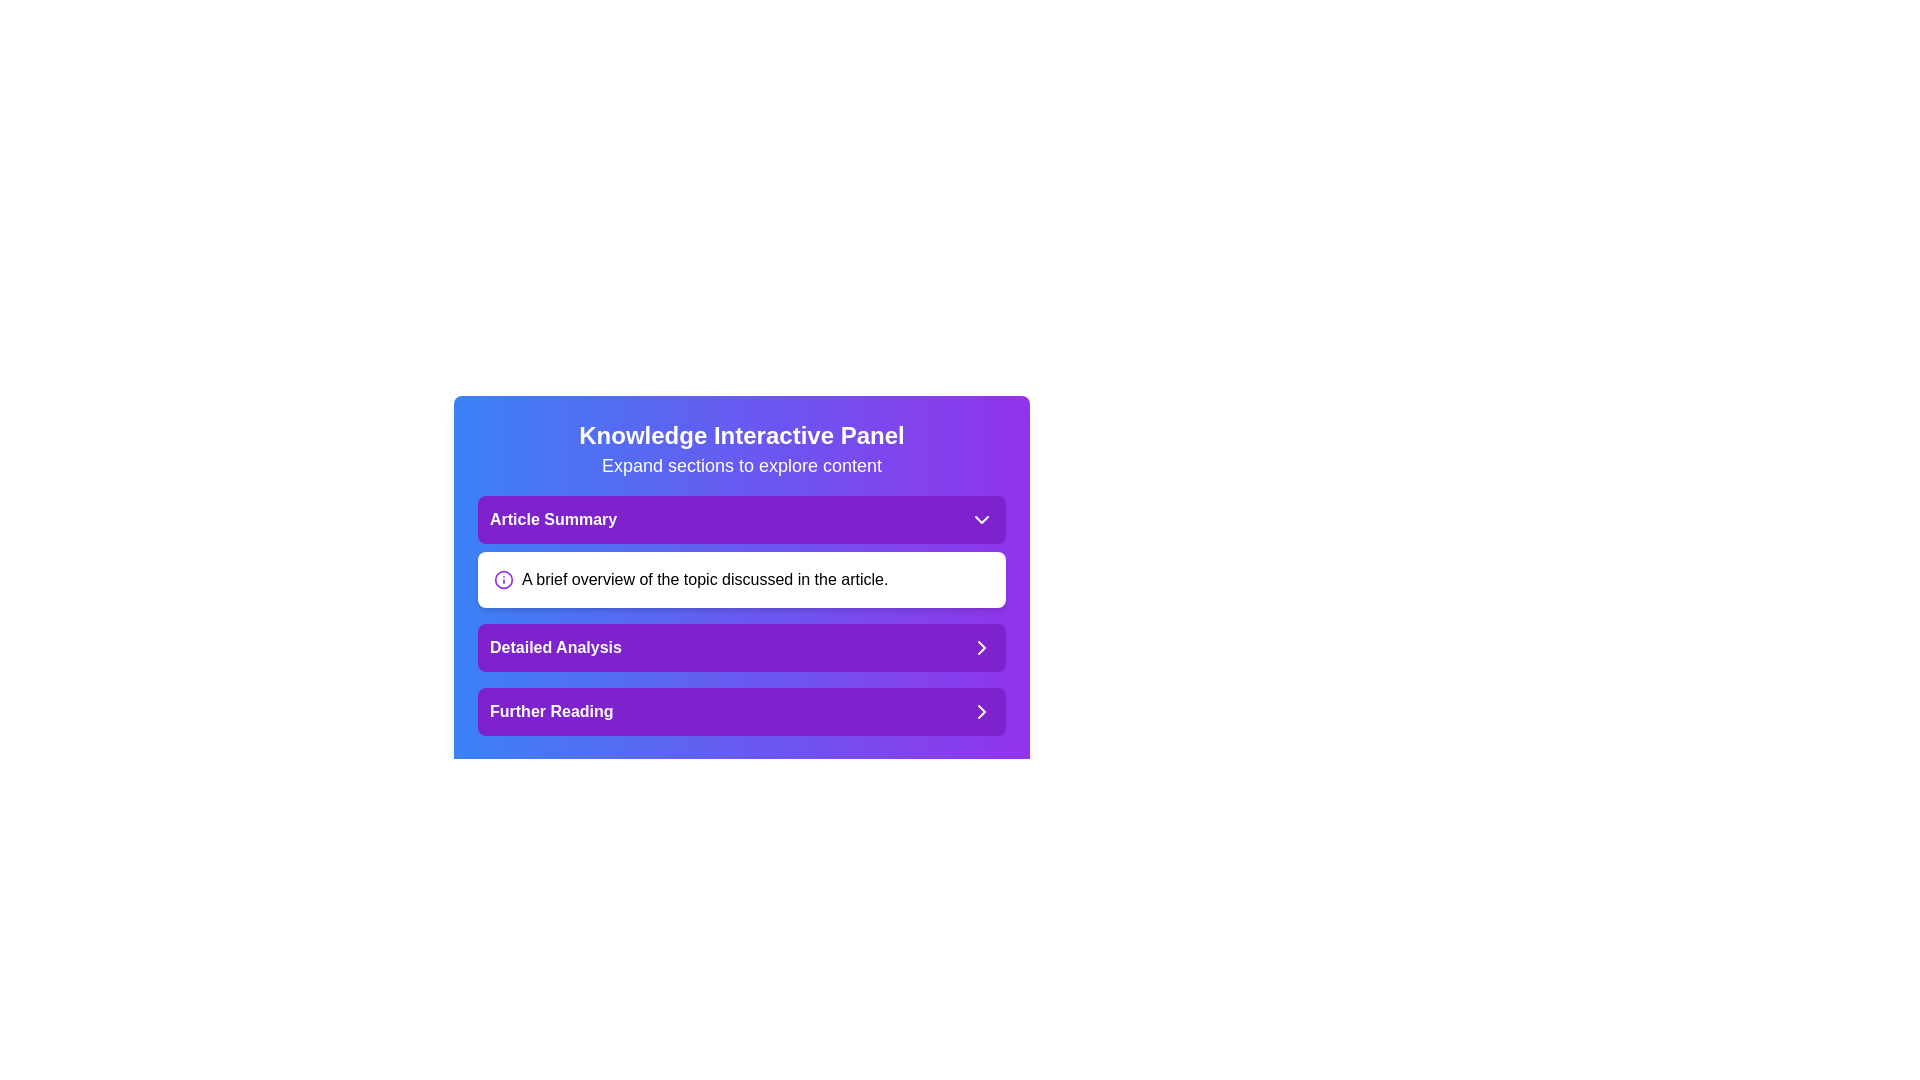 The image size is (1920, 1080). What do you see at coordinates (741, 548) in the screenshot?
I see `the Section header with description in the 'Knowledge Interactive Panel'` at bounding box center [741, 548].